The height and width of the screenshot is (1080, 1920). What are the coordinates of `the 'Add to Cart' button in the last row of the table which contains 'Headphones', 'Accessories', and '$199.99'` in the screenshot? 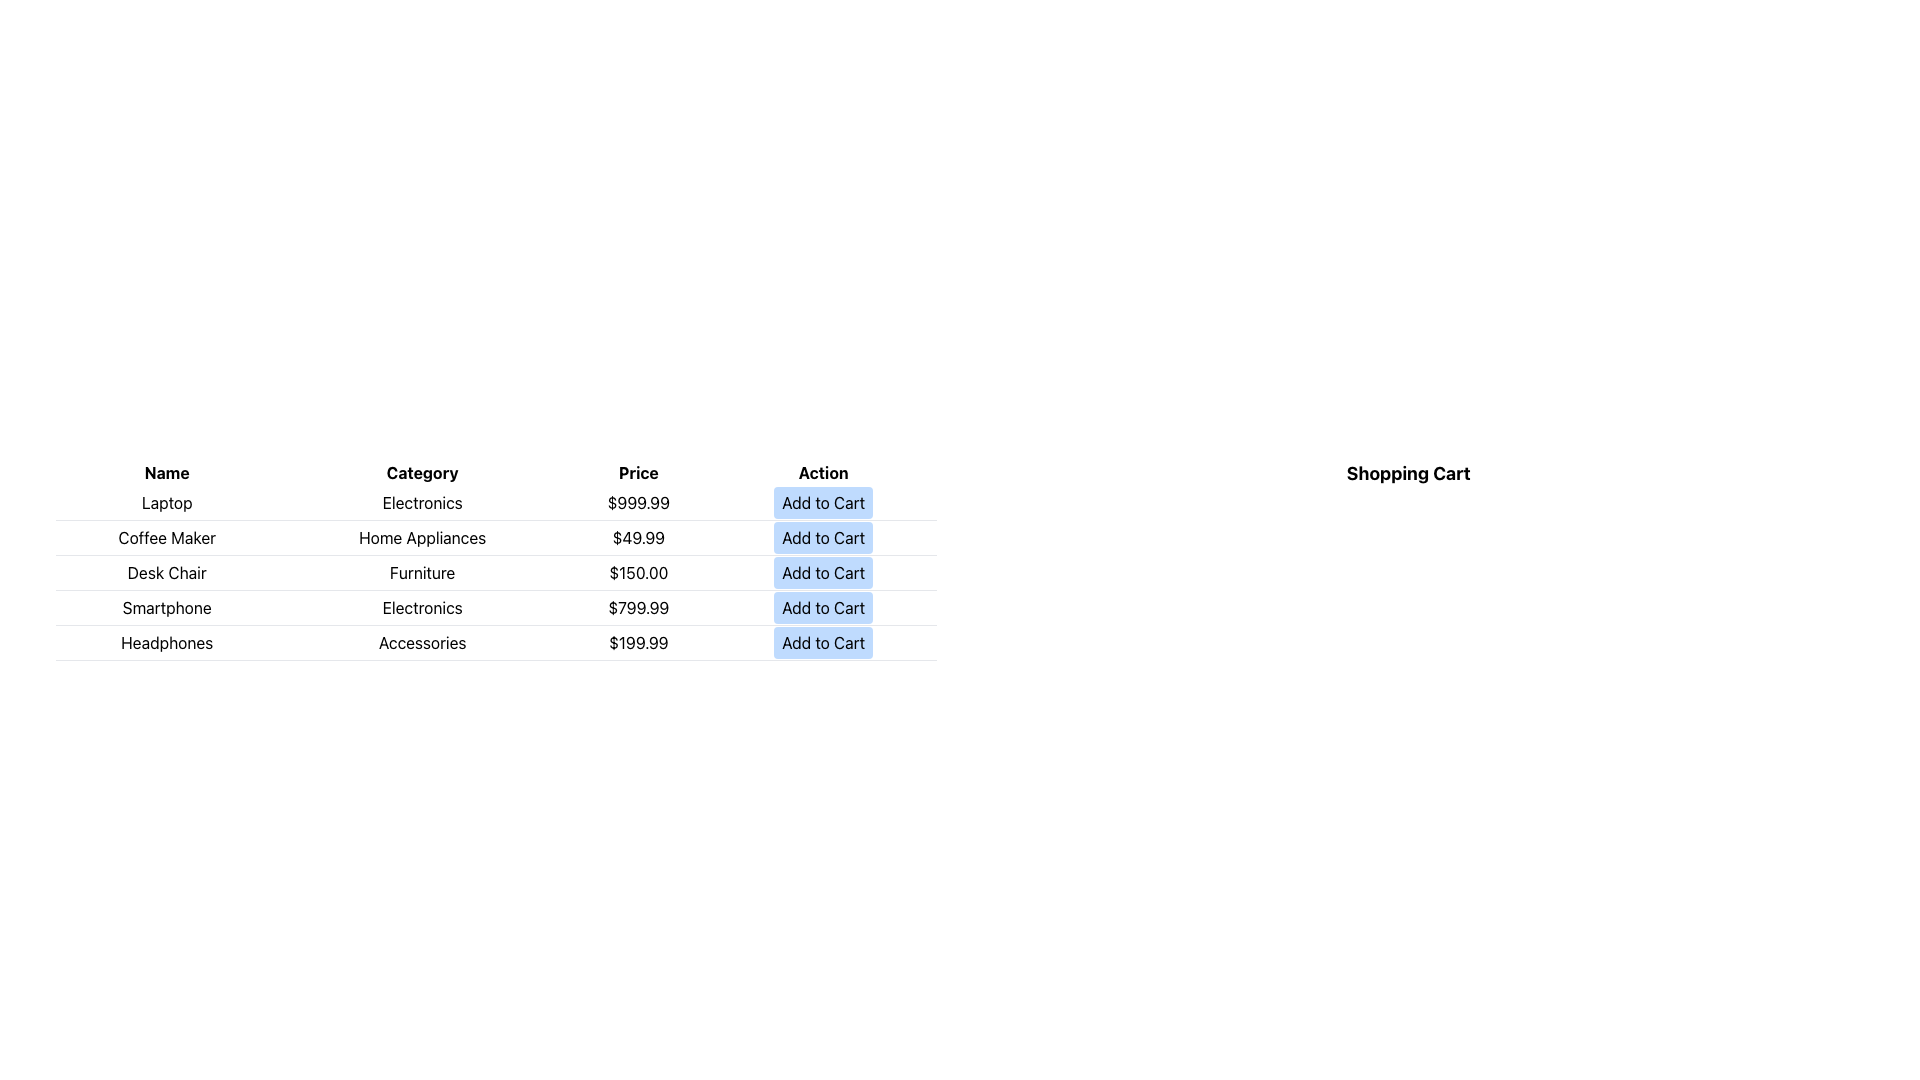 It's located at (496, 643).